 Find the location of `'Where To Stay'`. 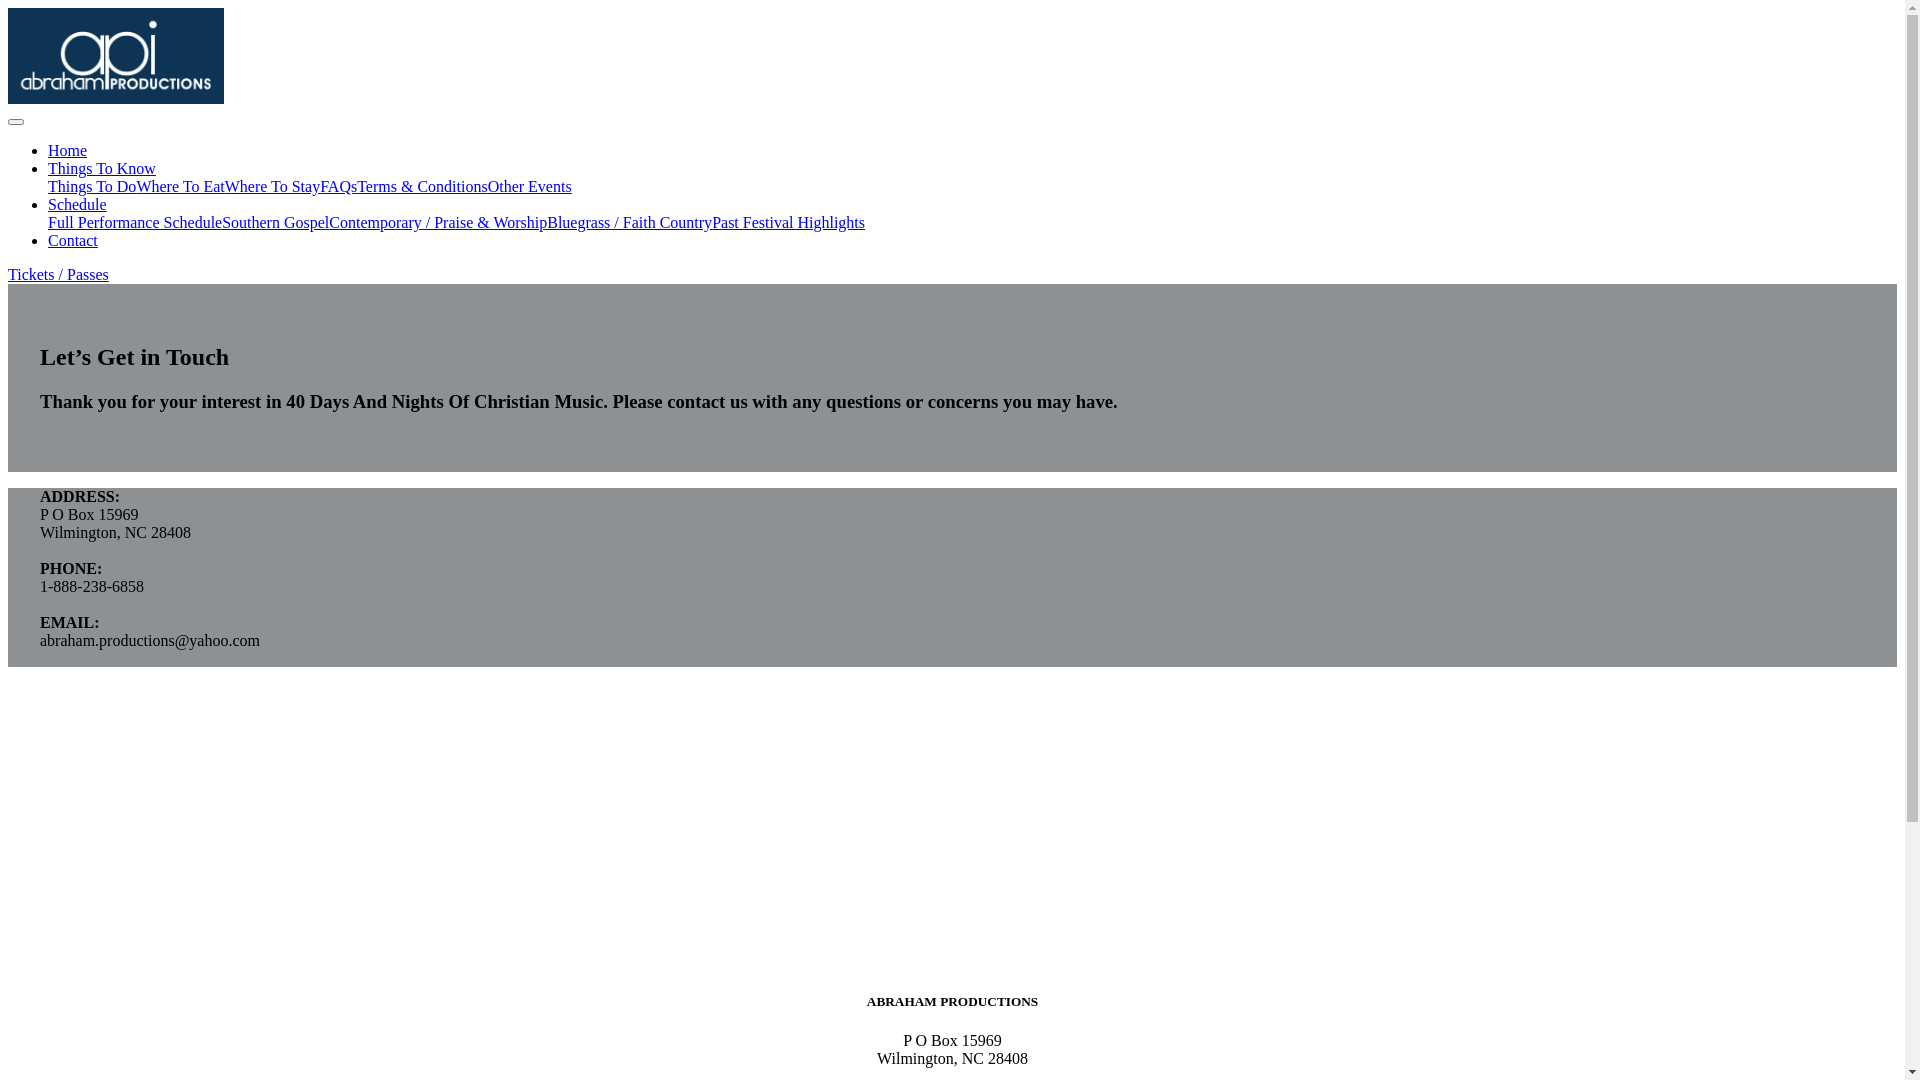

'Where To Stay' is located at coordinates (271, 186).